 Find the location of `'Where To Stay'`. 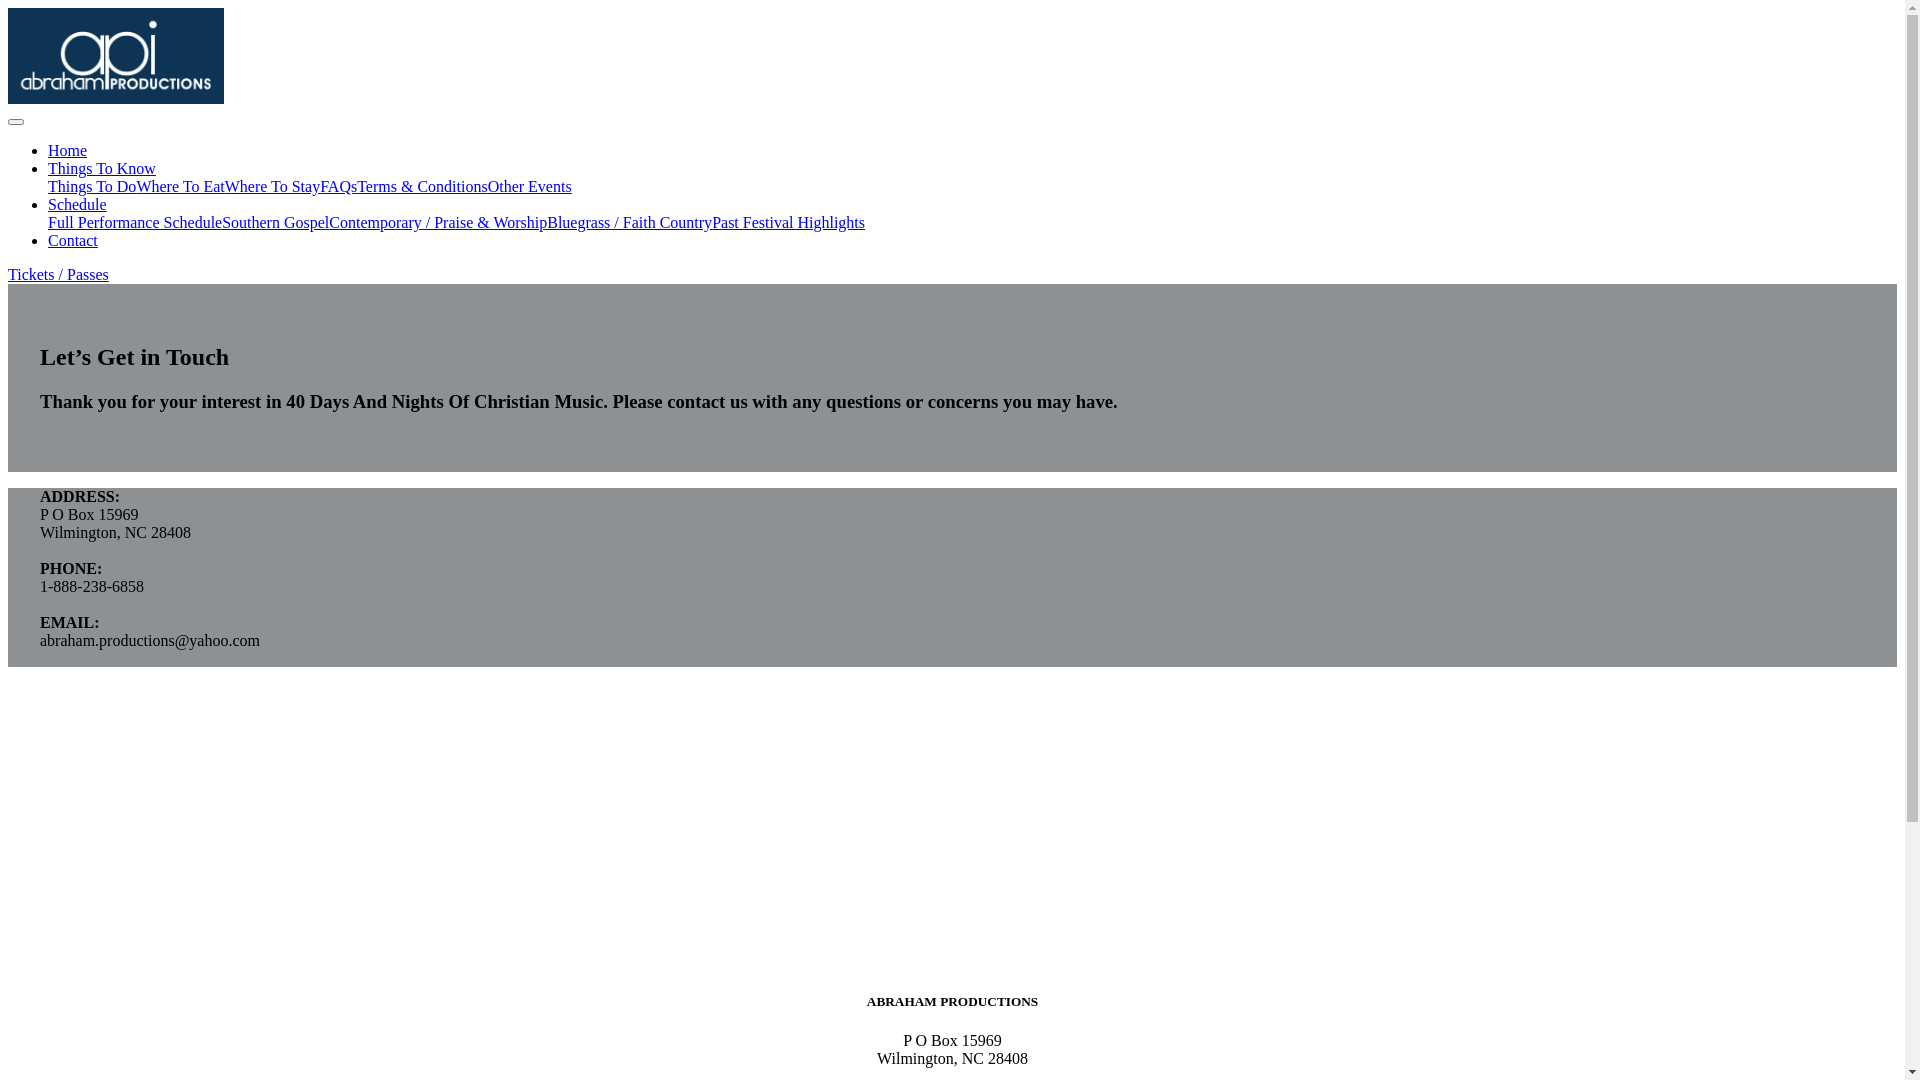

'Where To Stay' is located at coordinates (271, 186).